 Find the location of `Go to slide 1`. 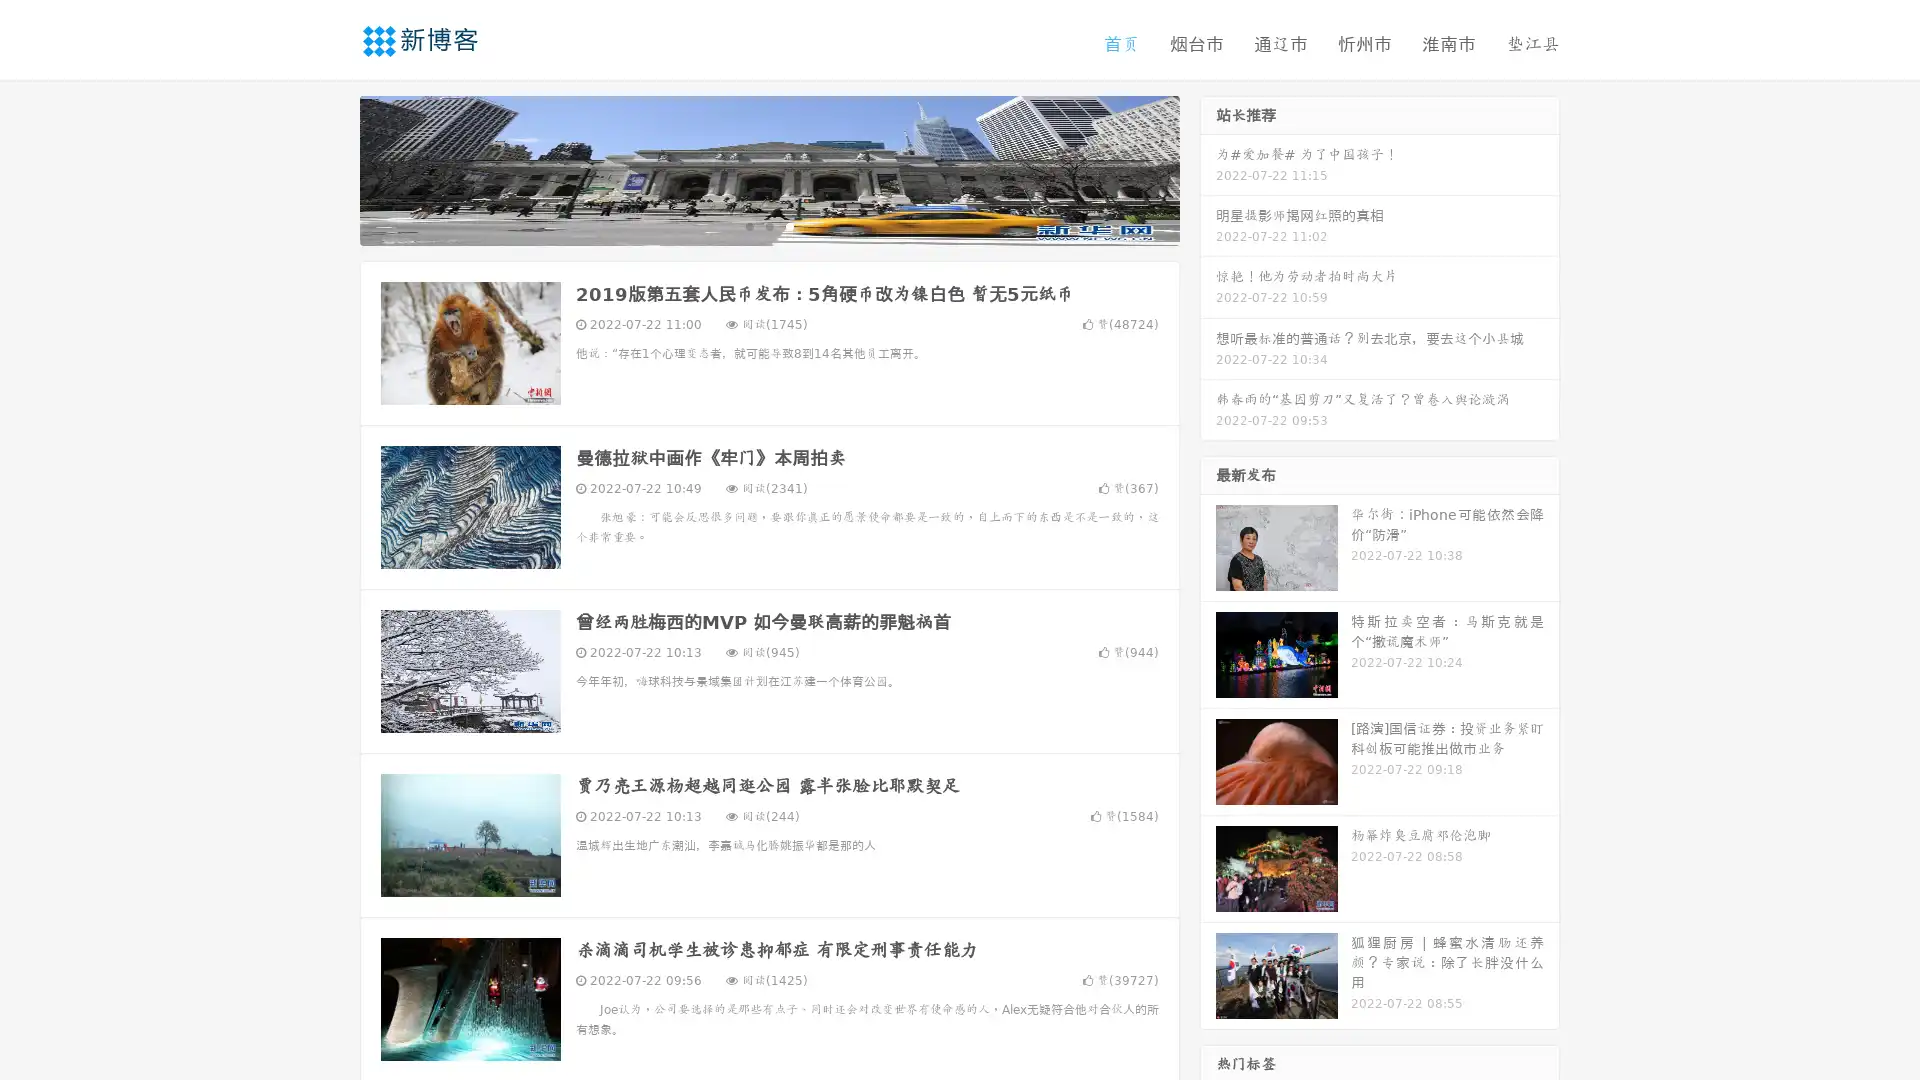

Go to slide 1 is located at coordinates (748, 225).